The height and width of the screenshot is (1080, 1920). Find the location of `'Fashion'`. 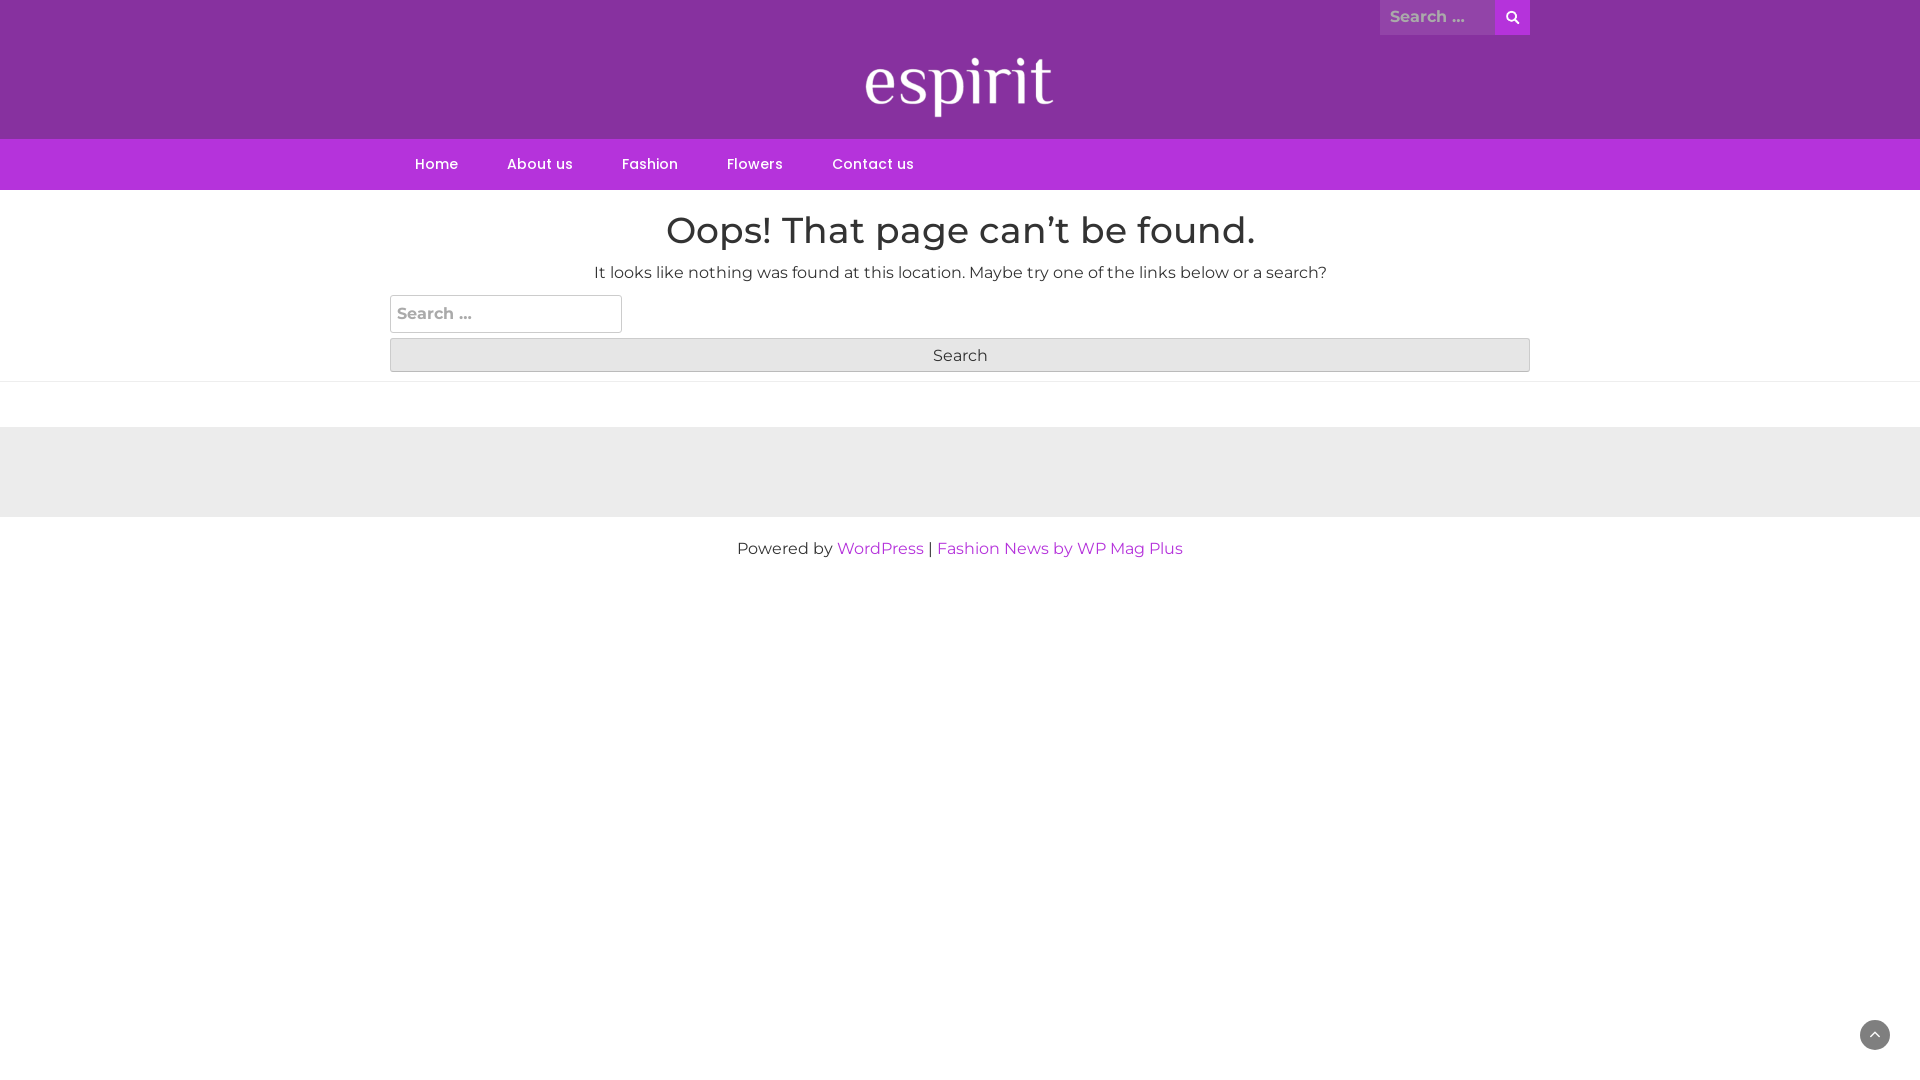

'Fashion' is located at coordinates (649, 163).